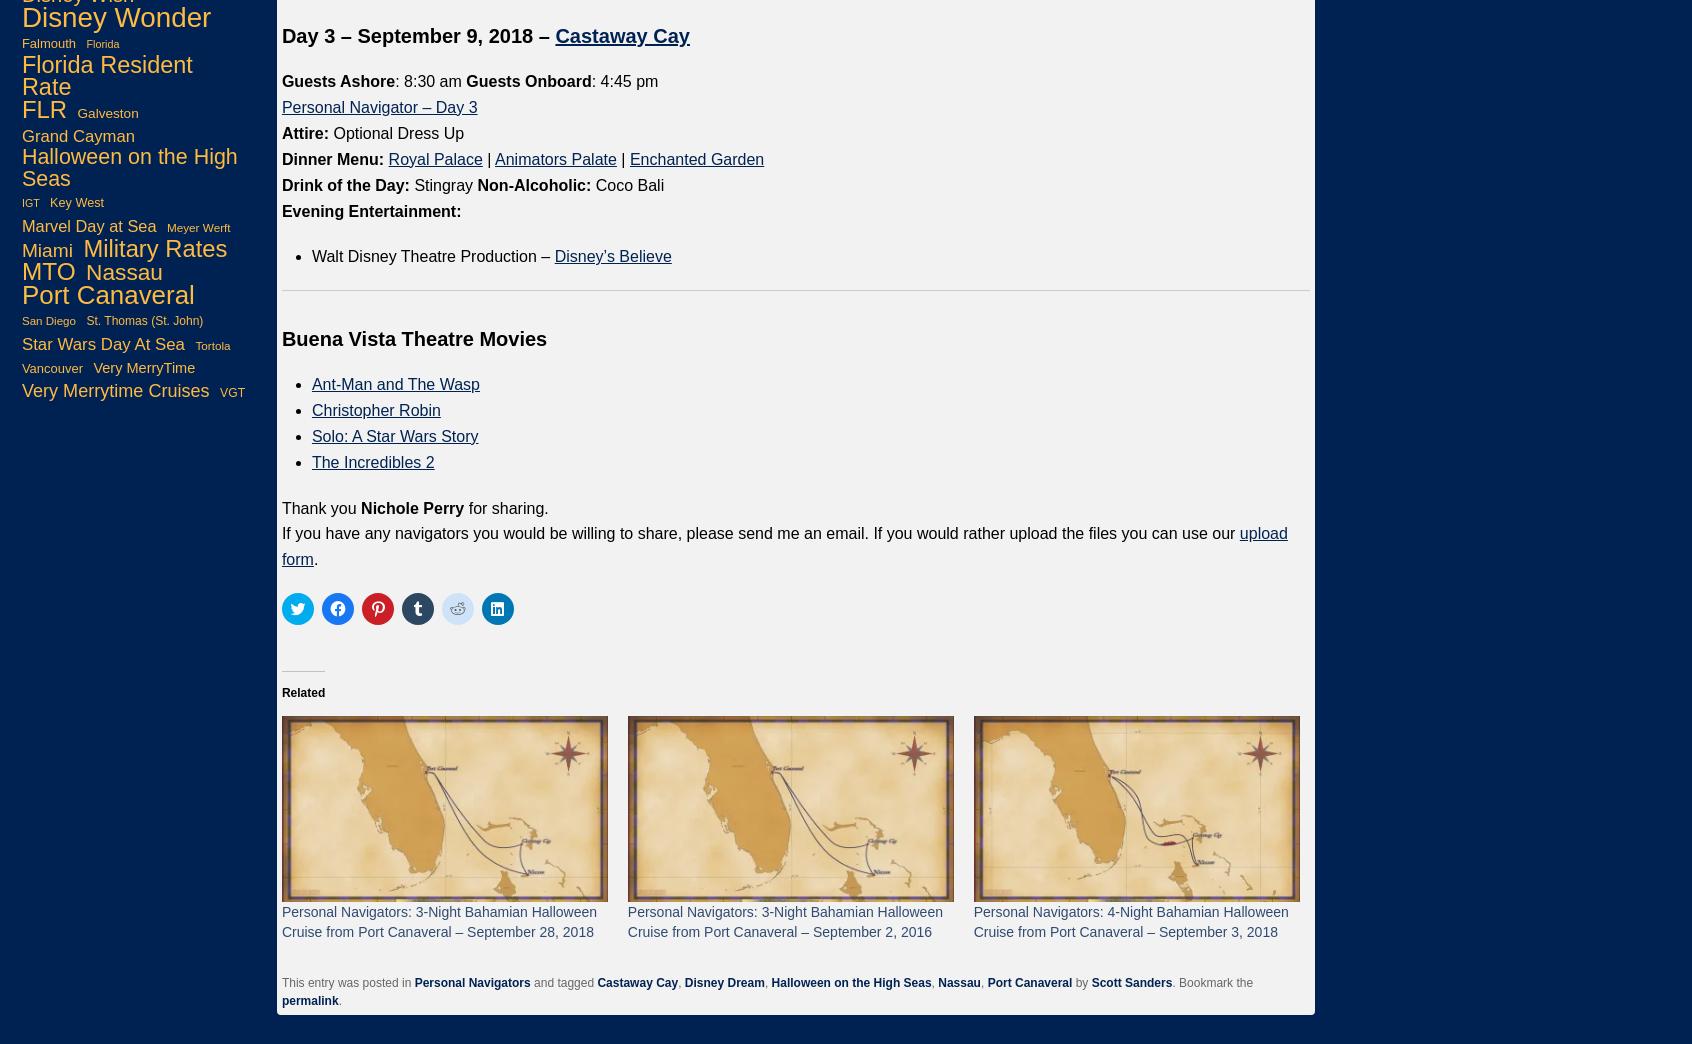  What do you see at coordinates (394, 434) in the screenshot?
I see `'Solo: A Star Wars Story'` at bounding box center [394, 434].